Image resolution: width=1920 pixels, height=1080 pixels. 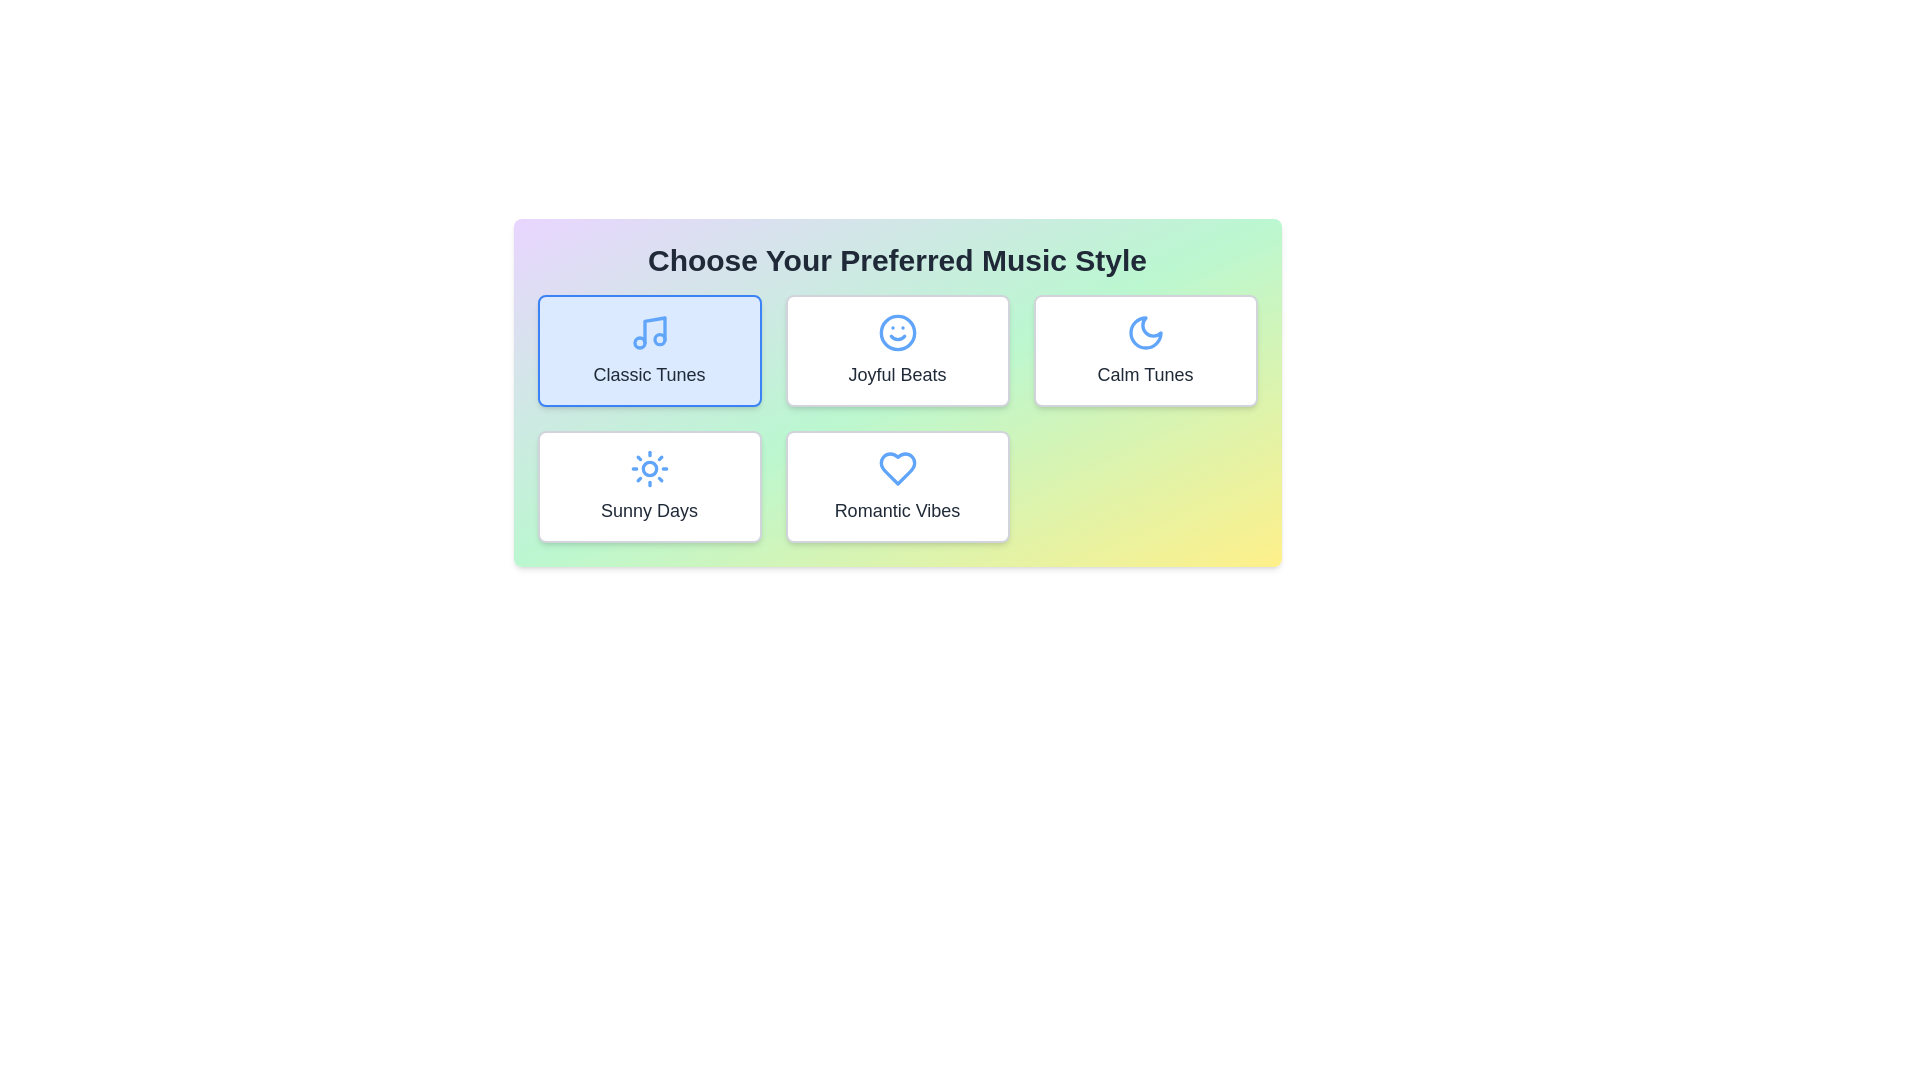 What do you see at coordinates (649, 509) in the screenshot?
I see `the text label describing the 'Sunny Days' option, located at the bottom of the second card in the grid layout beneath the title 'Choose Your Preferred Music Style'` at bounding box center [649, 509].